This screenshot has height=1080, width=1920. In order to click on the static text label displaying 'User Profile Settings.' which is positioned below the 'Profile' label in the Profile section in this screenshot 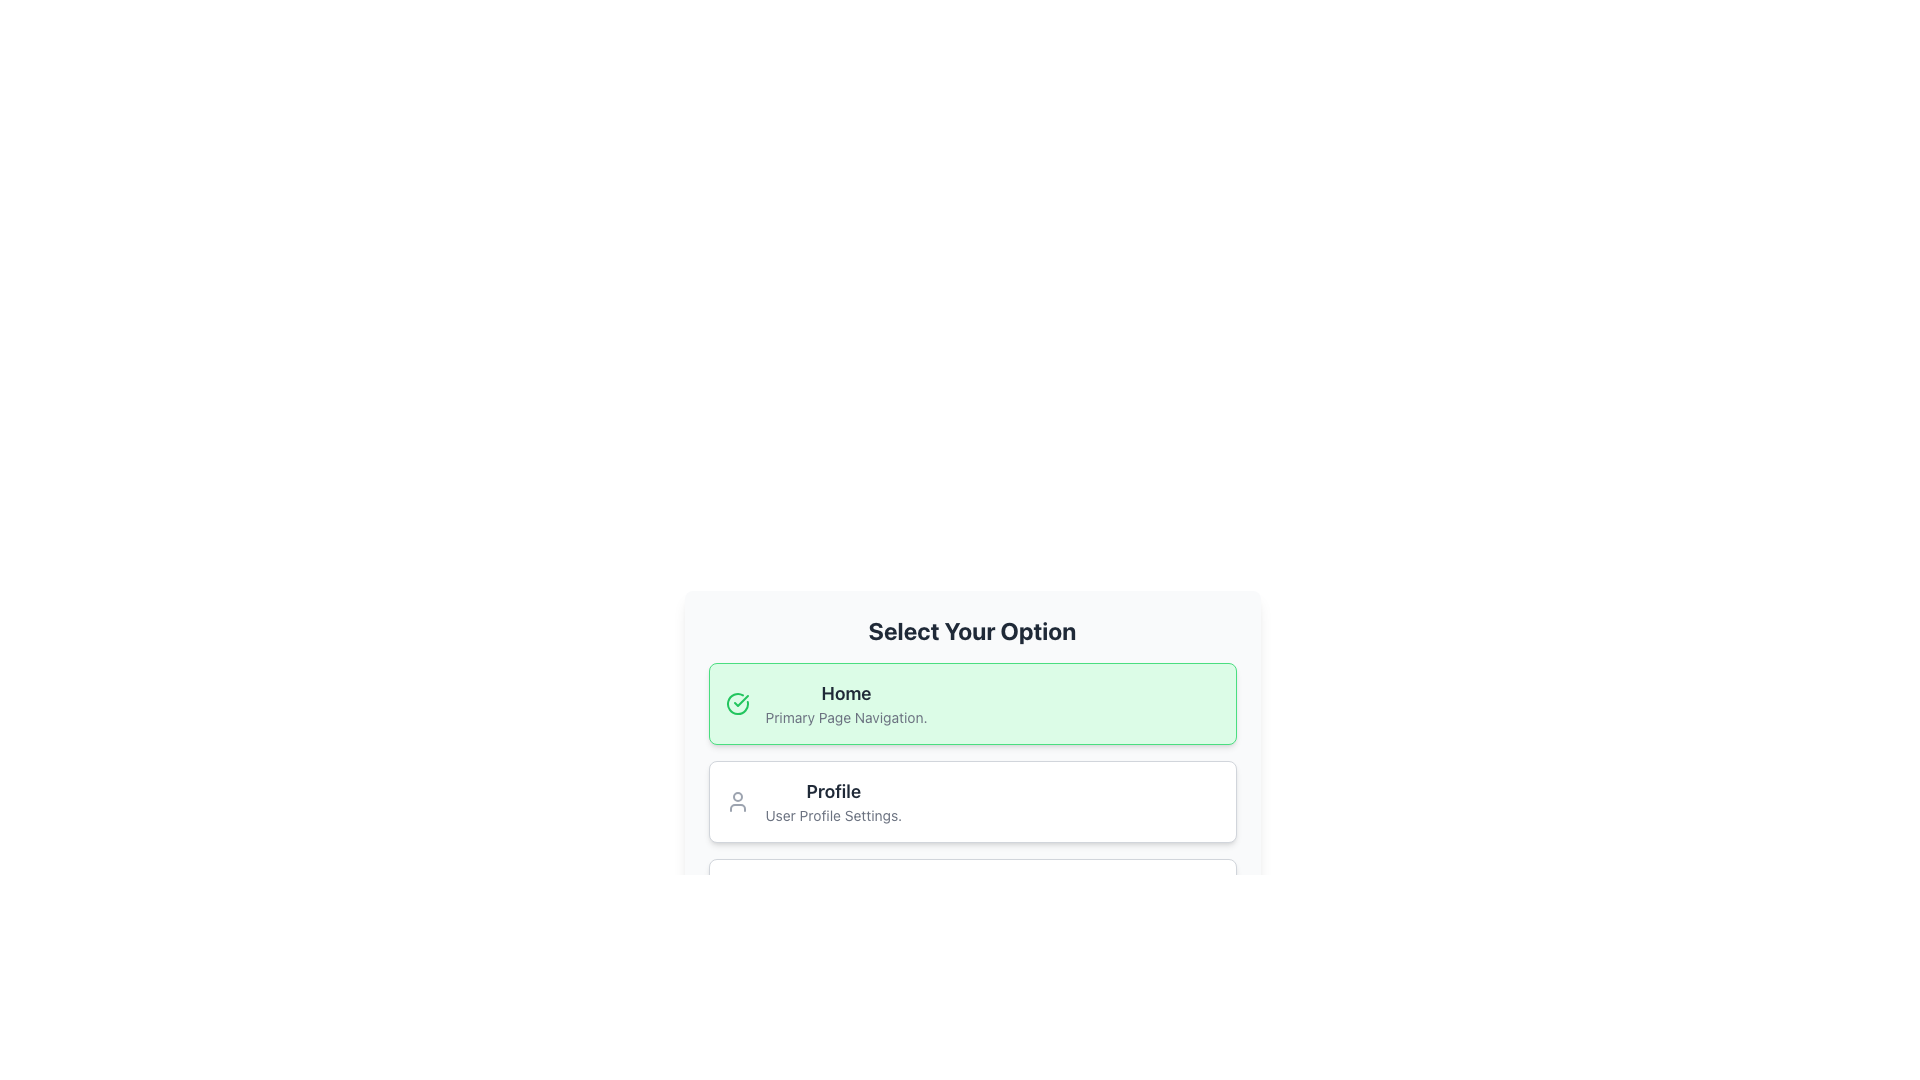, I will do `click(833, 816)`.